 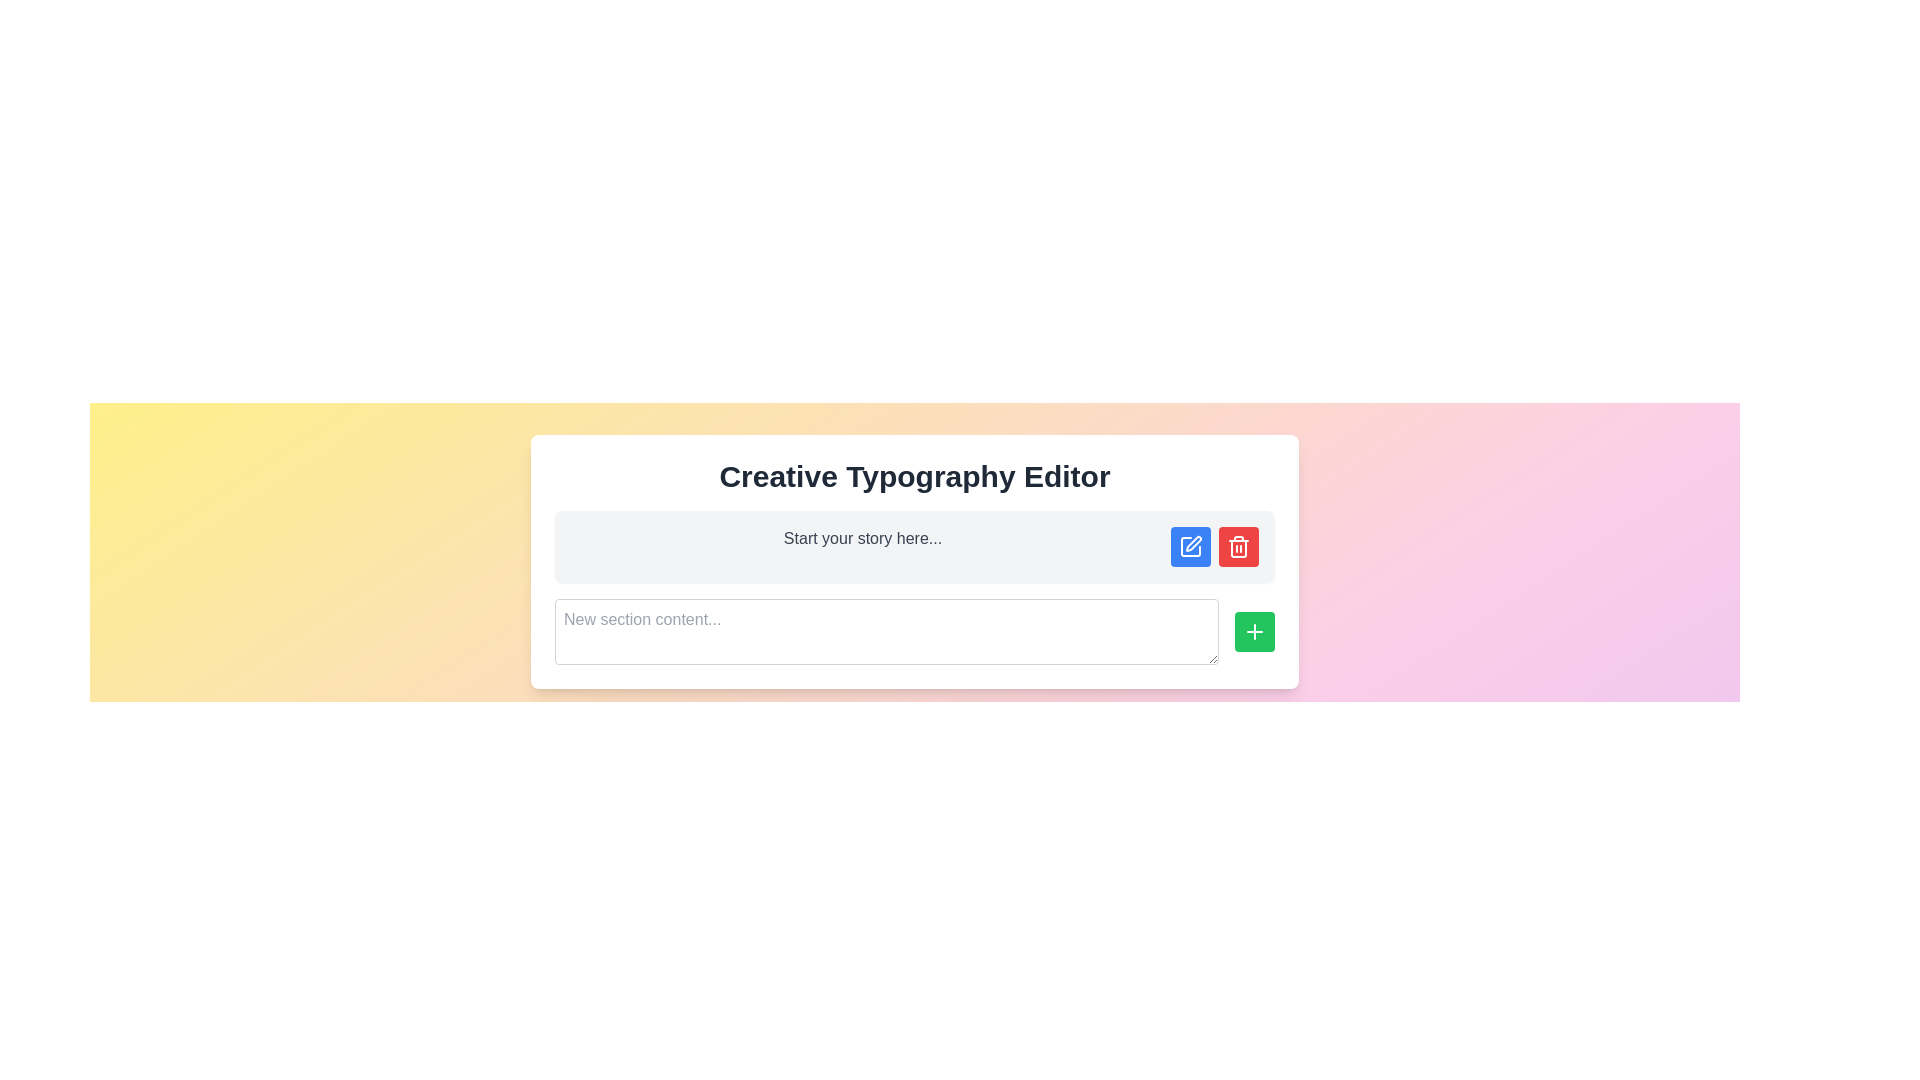 What do you see at coordinates (1190, 547) in the screenshot?
I see `the first rounded blue button with a pen icon located to the right of the text editor placeholder` at bounding box center [1190, 547].